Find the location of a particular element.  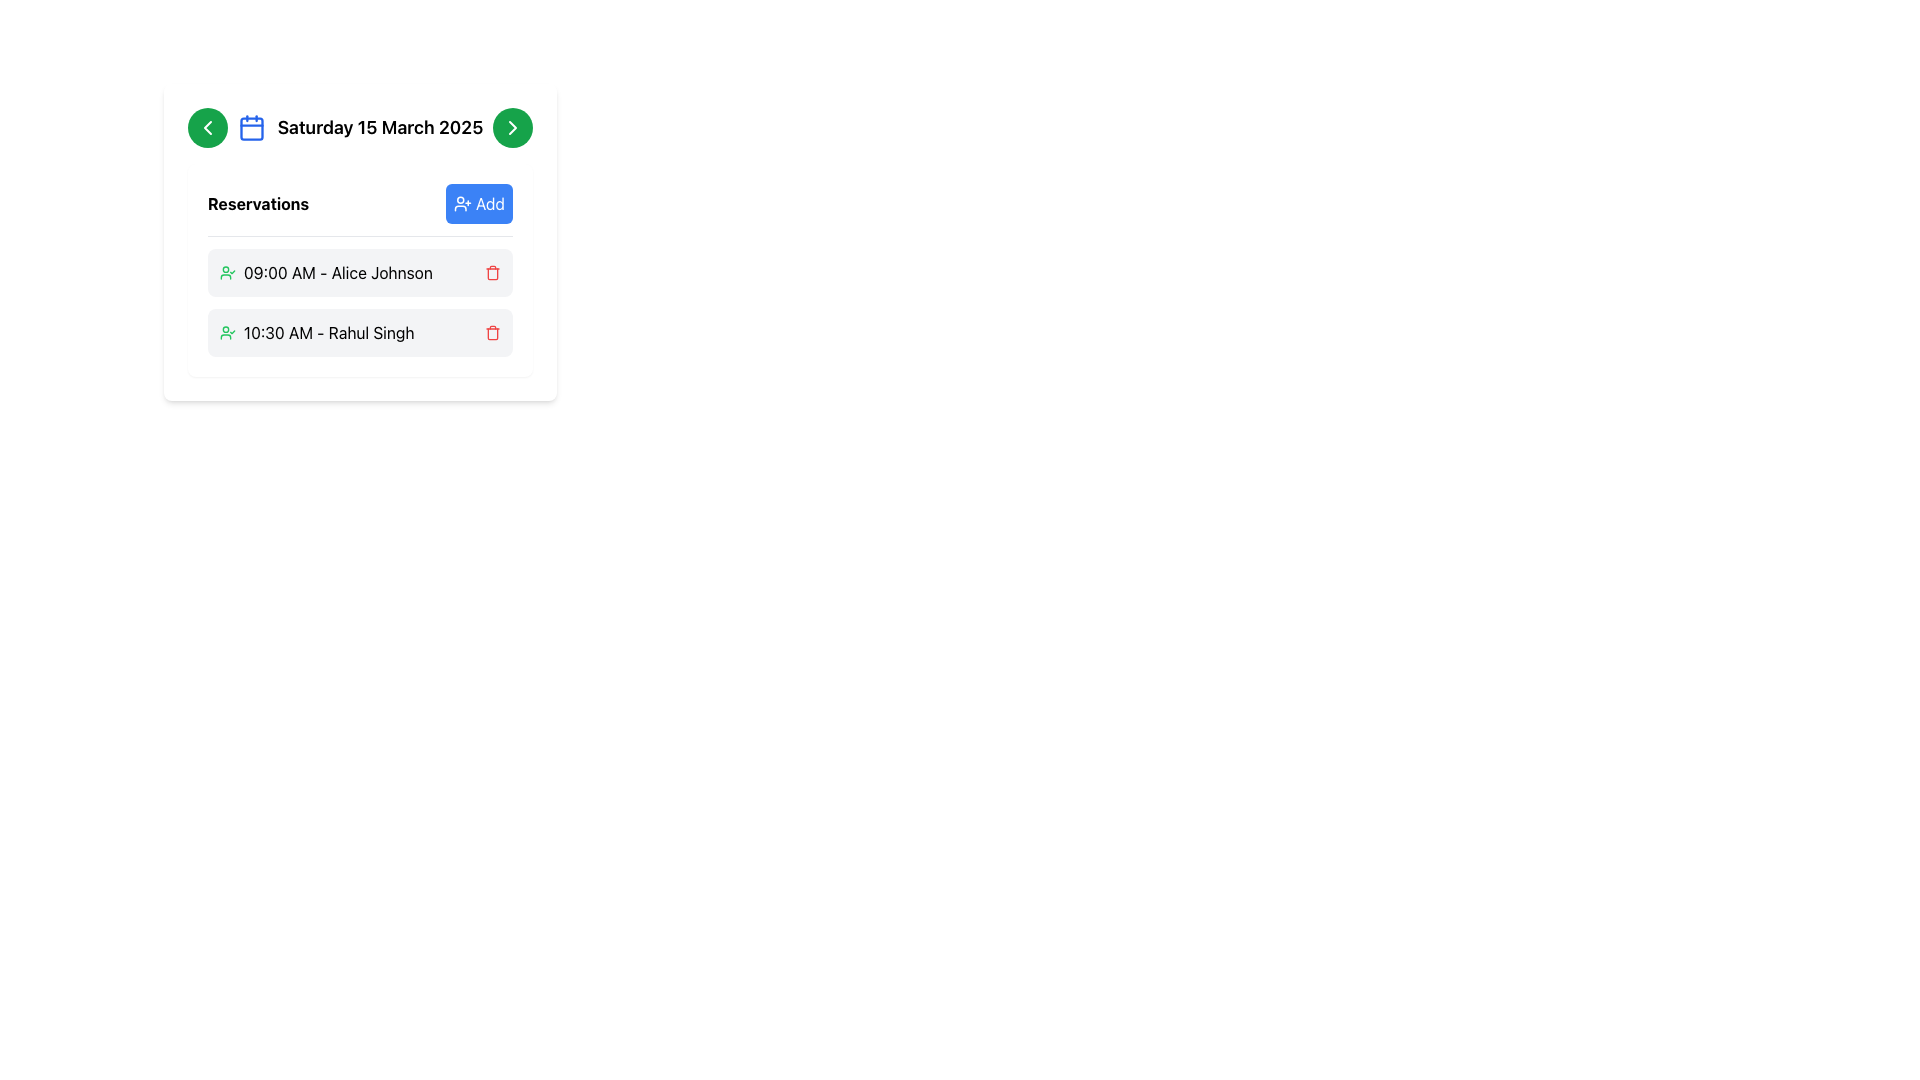

the scheduled event list item located in the second position under the 'Reservations' header for more information is located at coordinates (316, 331).